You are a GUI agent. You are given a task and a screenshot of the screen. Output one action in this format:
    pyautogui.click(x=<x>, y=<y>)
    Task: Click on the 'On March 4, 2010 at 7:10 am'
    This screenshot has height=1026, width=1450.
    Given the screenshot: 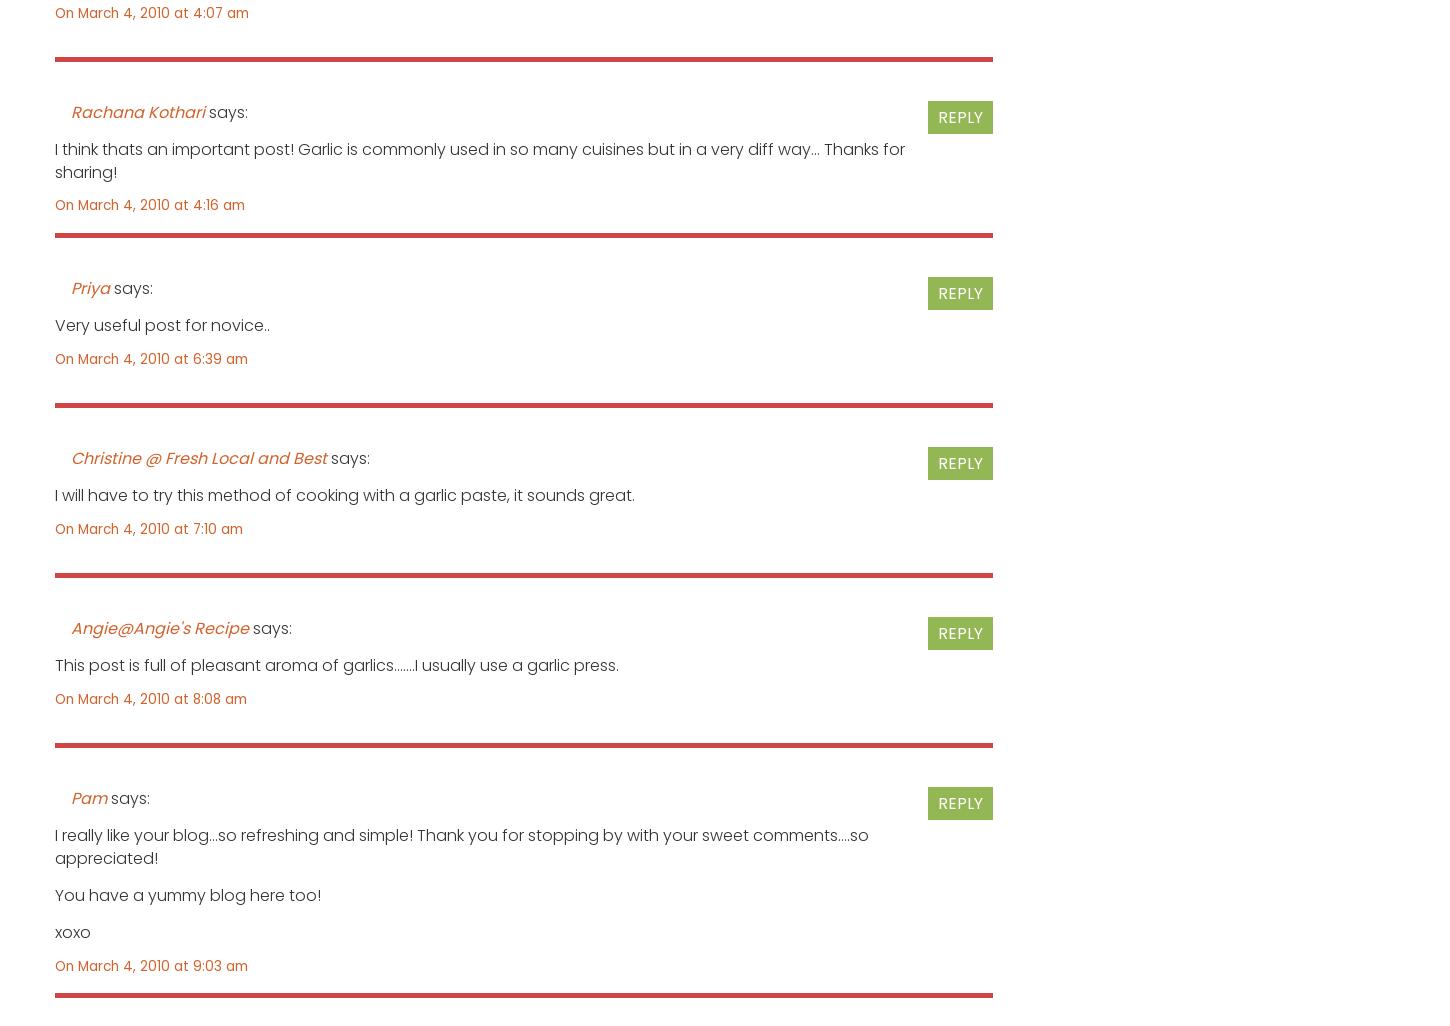 What is the action you would take?
    pyautogui.click(x=148, y=528)
    